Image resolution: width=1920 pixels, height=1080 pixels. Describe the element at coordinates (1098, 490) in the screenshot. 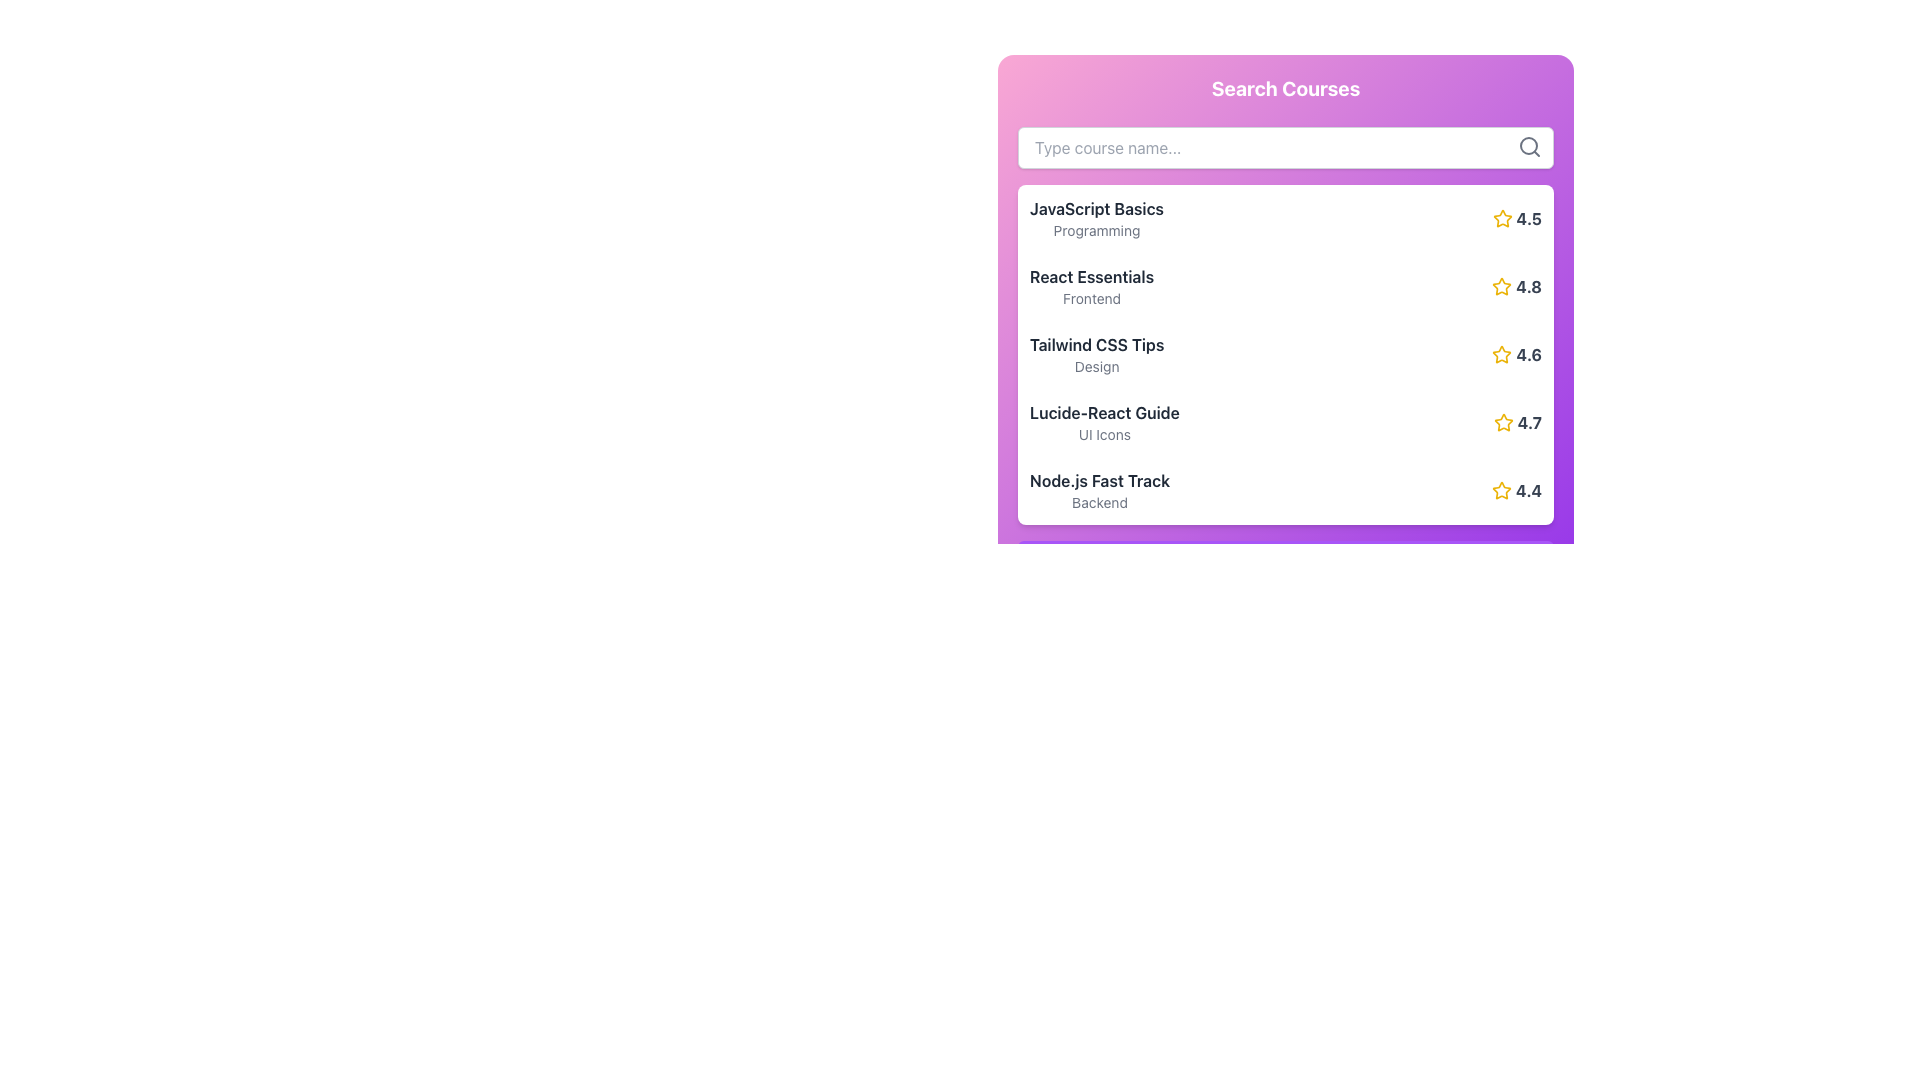

I see `the Text Display element that shows the title 'Node.js Fast Track' and category 'Backend' in the course selection list` at that location.